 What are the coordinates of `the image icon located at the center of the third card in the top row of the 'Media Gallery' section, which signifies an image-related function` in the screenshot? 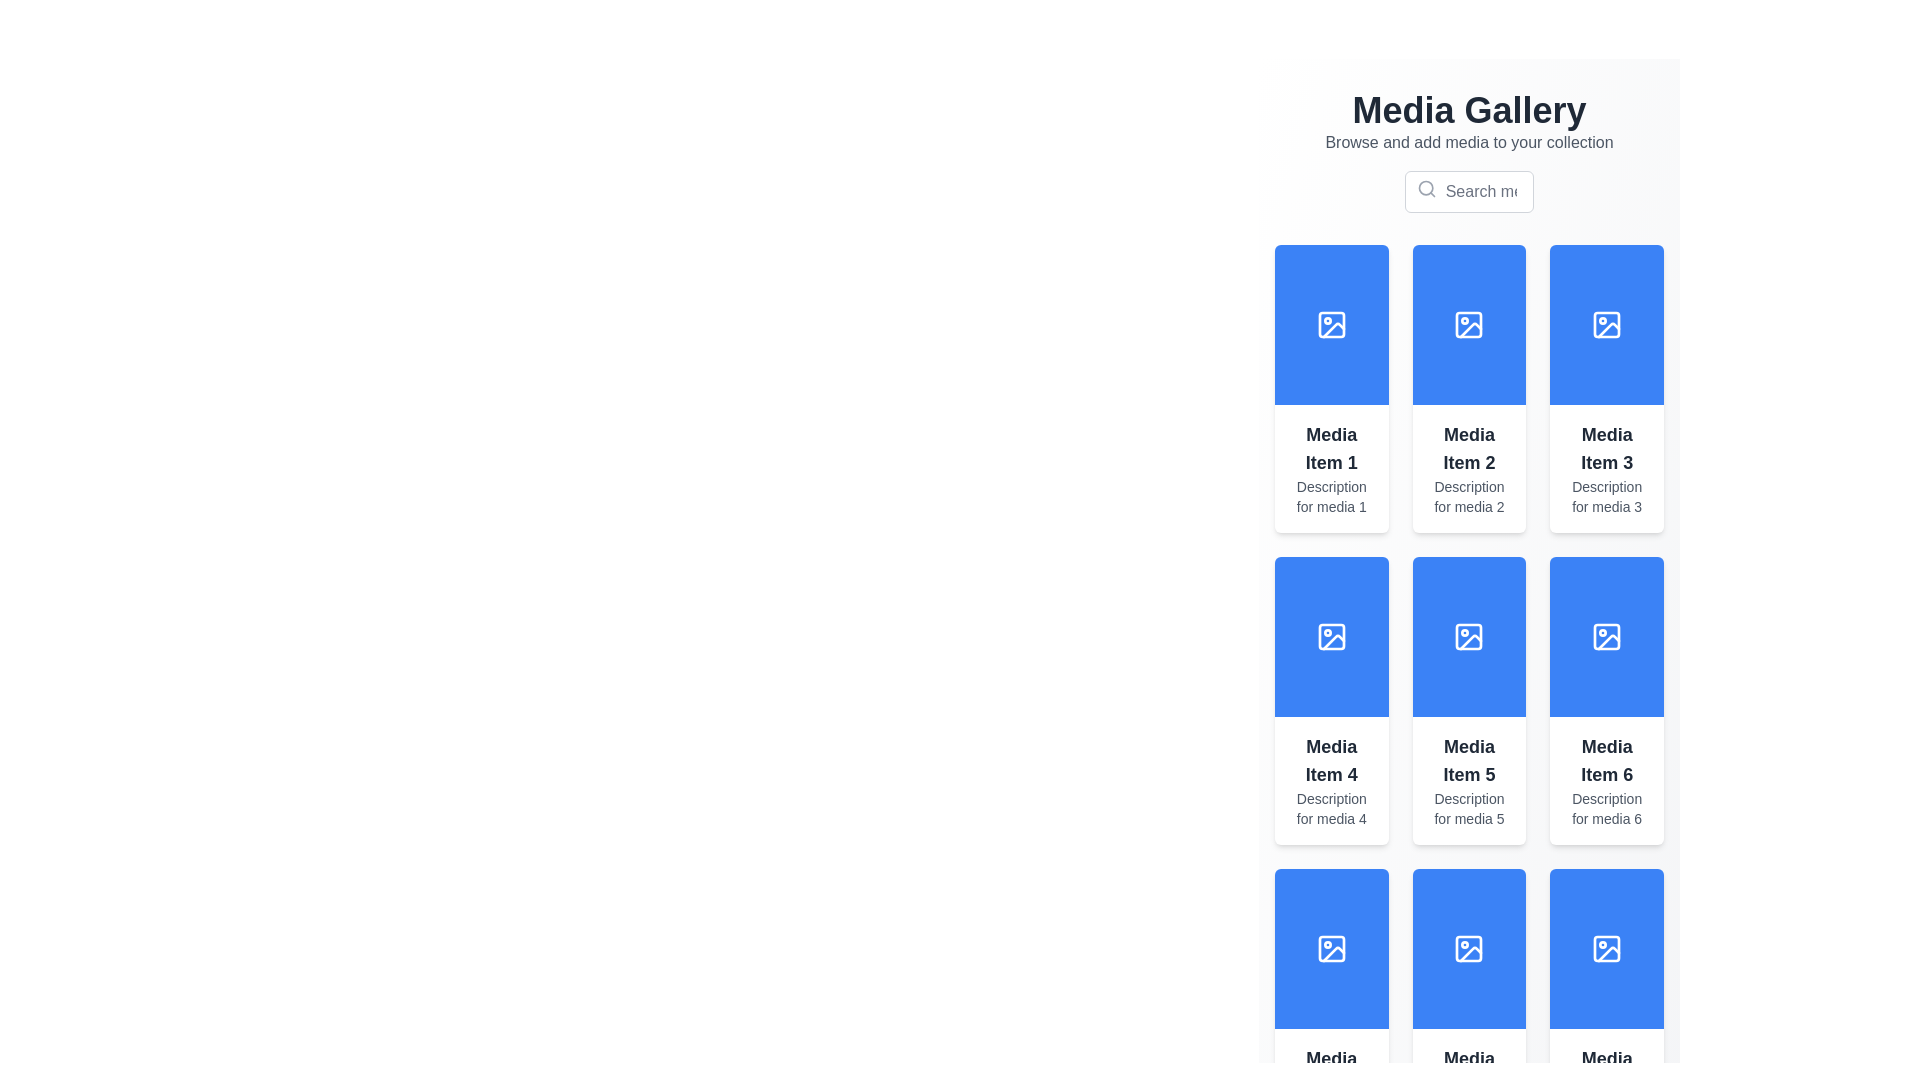 It's located at (1607, 323).